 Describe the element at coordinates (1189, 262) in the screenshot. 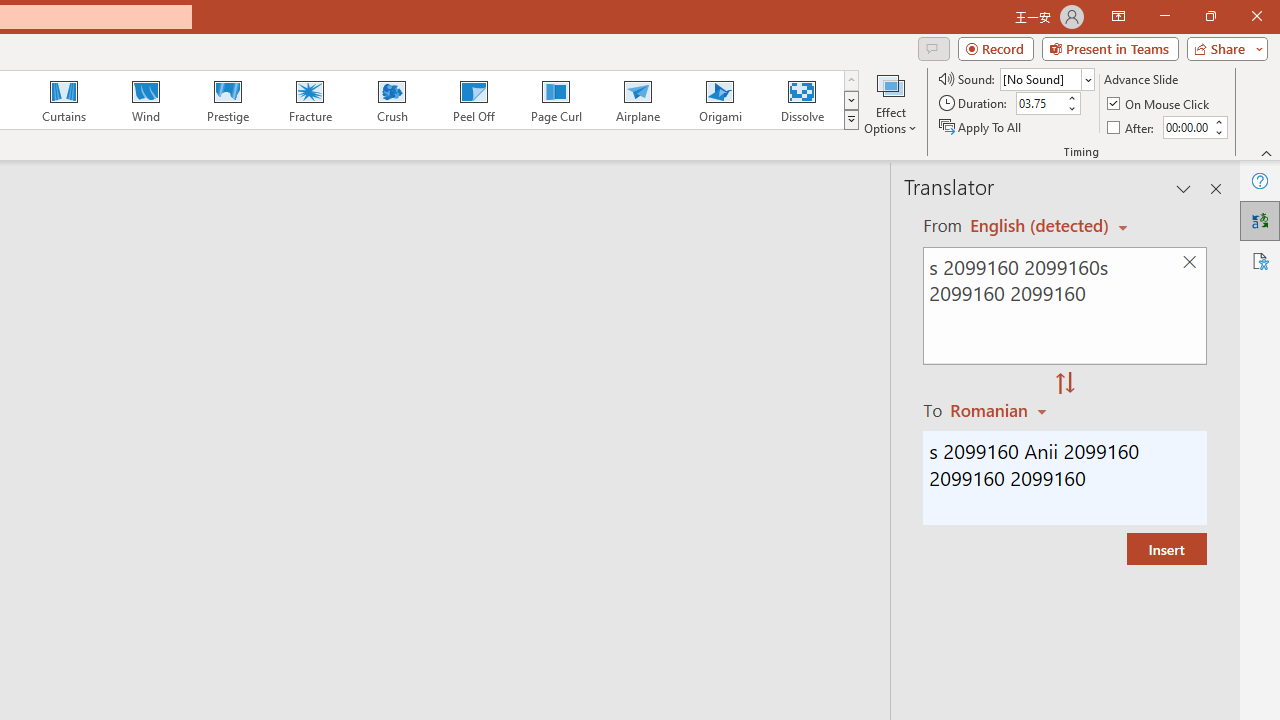

I see `'Clear text'` at that location.